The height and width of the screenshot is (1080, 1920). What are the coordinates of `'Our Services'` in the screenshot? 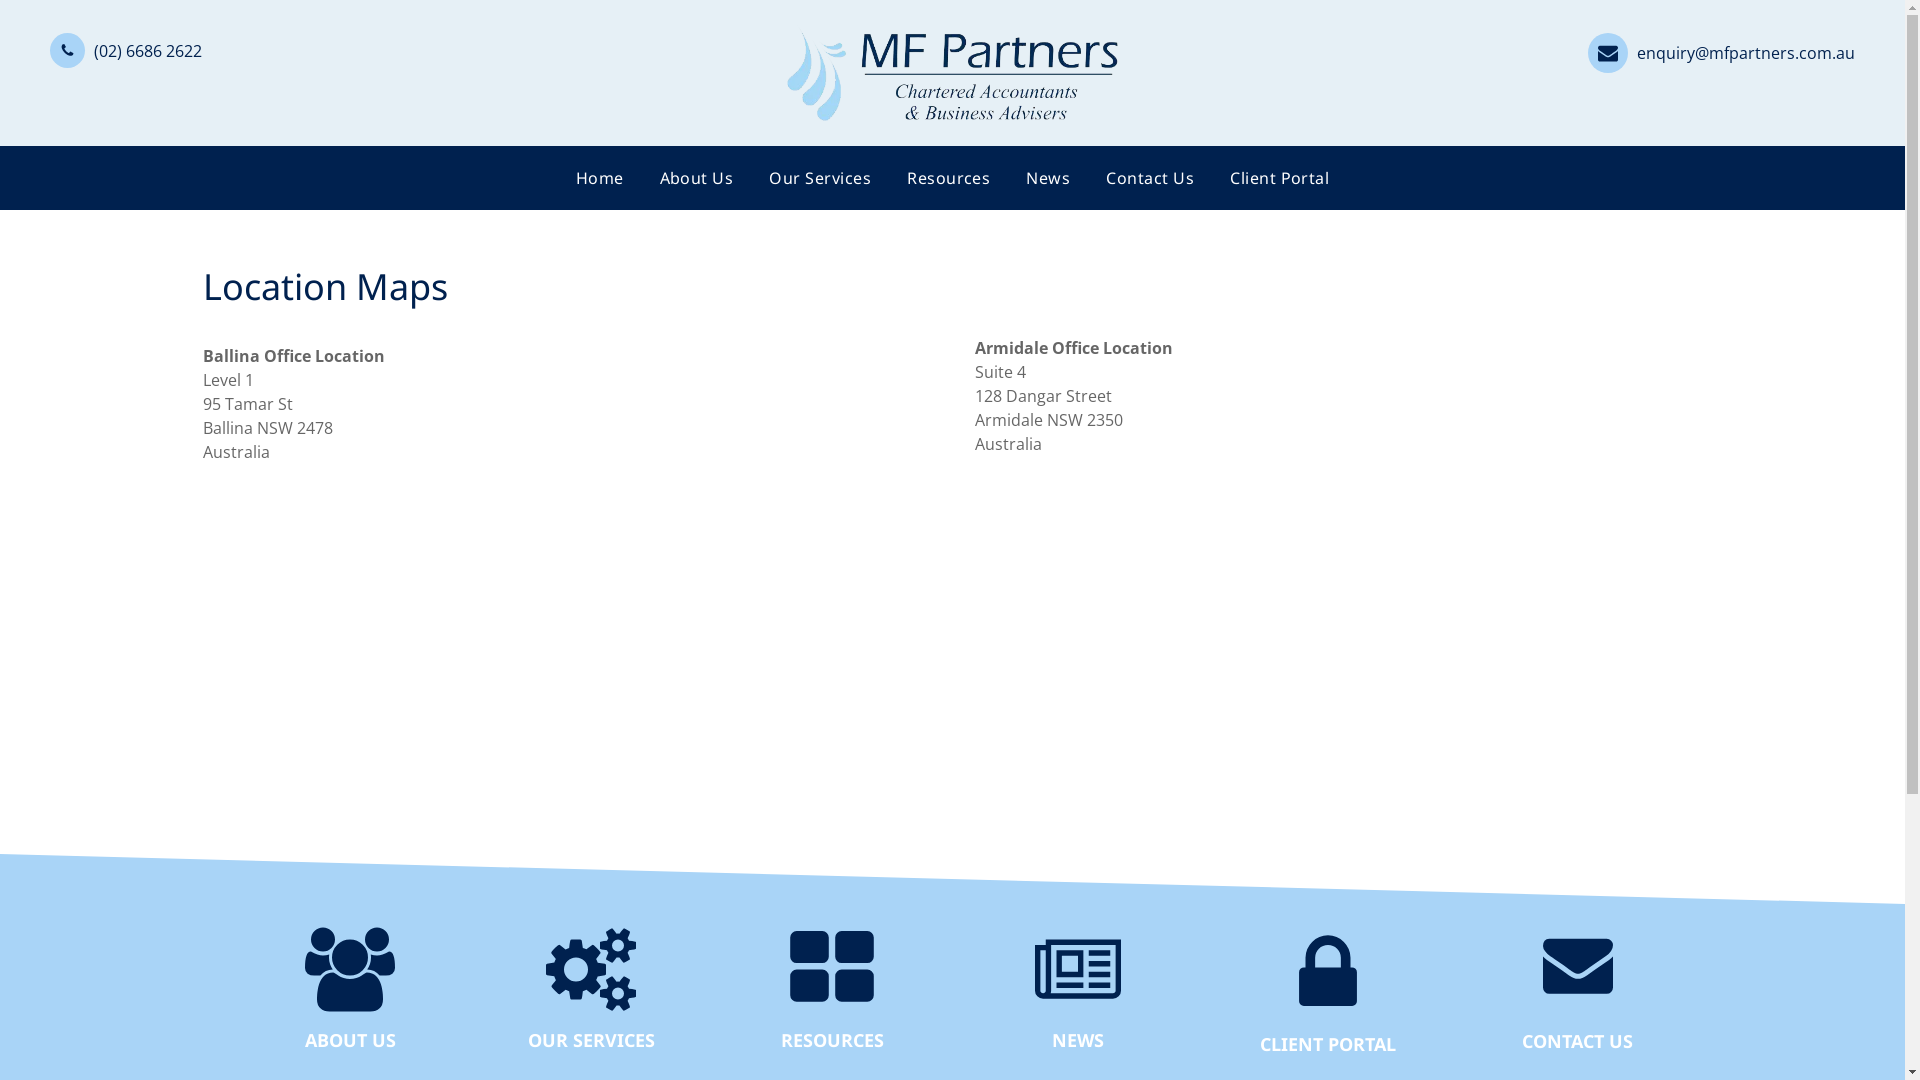 It's located at (820, 176).